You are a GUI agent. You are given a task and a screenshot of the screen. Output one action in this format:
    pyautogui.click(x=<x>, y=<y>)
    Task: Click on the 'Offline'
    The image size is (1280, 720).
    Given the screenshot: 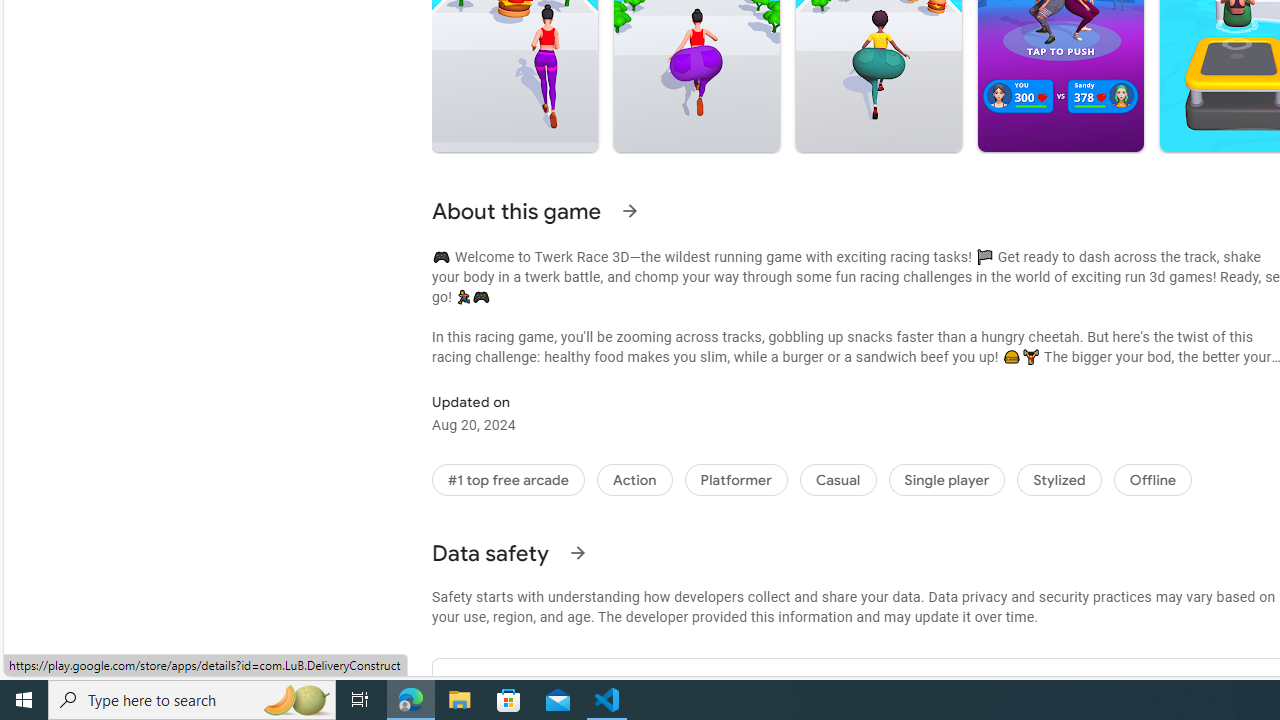 What is the action you would take?
    pyautogui.click(x=1152, y=480)
    